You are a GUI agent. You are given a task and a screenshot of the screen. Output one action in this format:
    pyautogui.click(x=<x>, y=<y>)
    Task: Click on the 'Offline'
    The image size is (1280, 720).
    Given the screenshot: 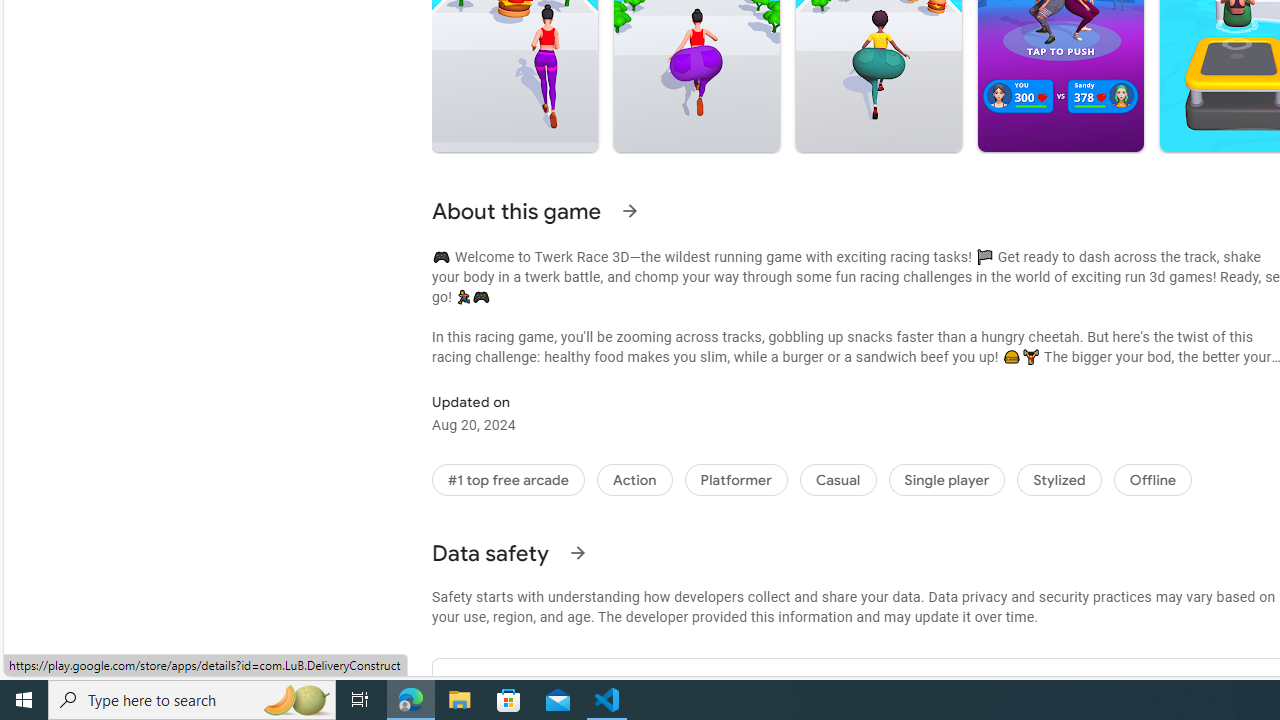 What is the action you would take?
    pyautogui.click(x=1152, y=480)
    